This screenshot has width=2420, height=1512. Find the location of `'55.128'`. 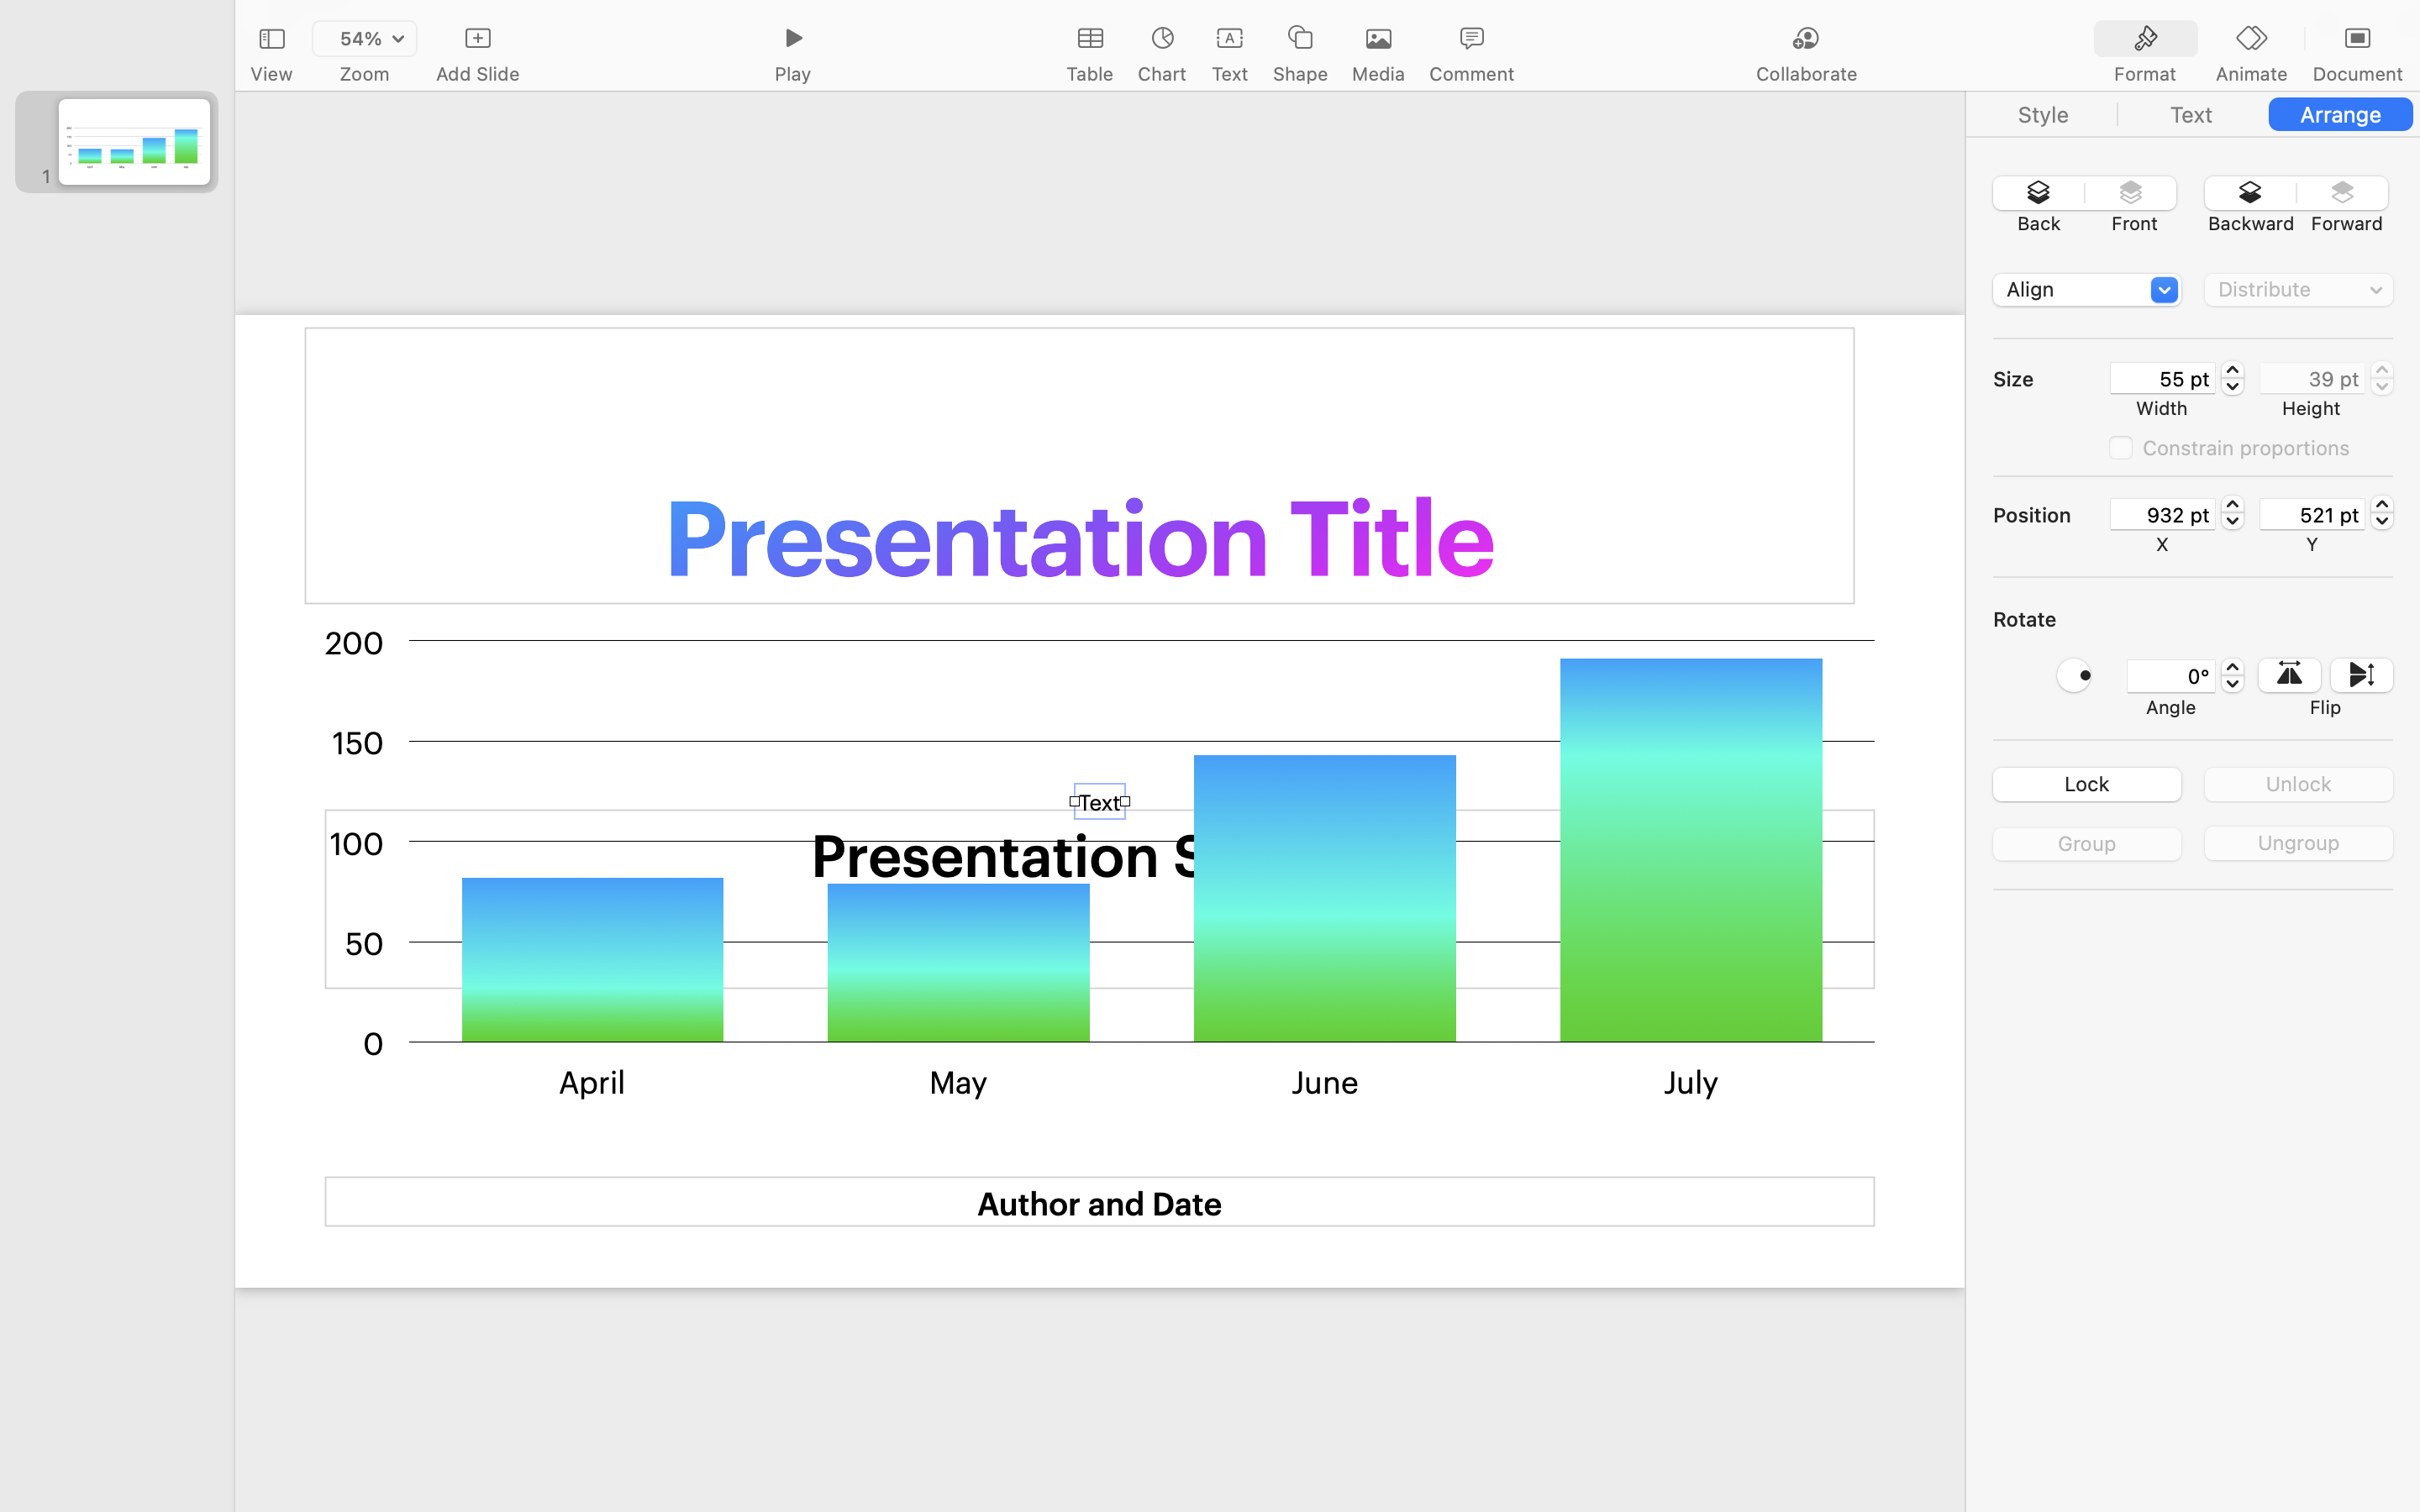

'55.128' is located at coordinates (2233, 378).